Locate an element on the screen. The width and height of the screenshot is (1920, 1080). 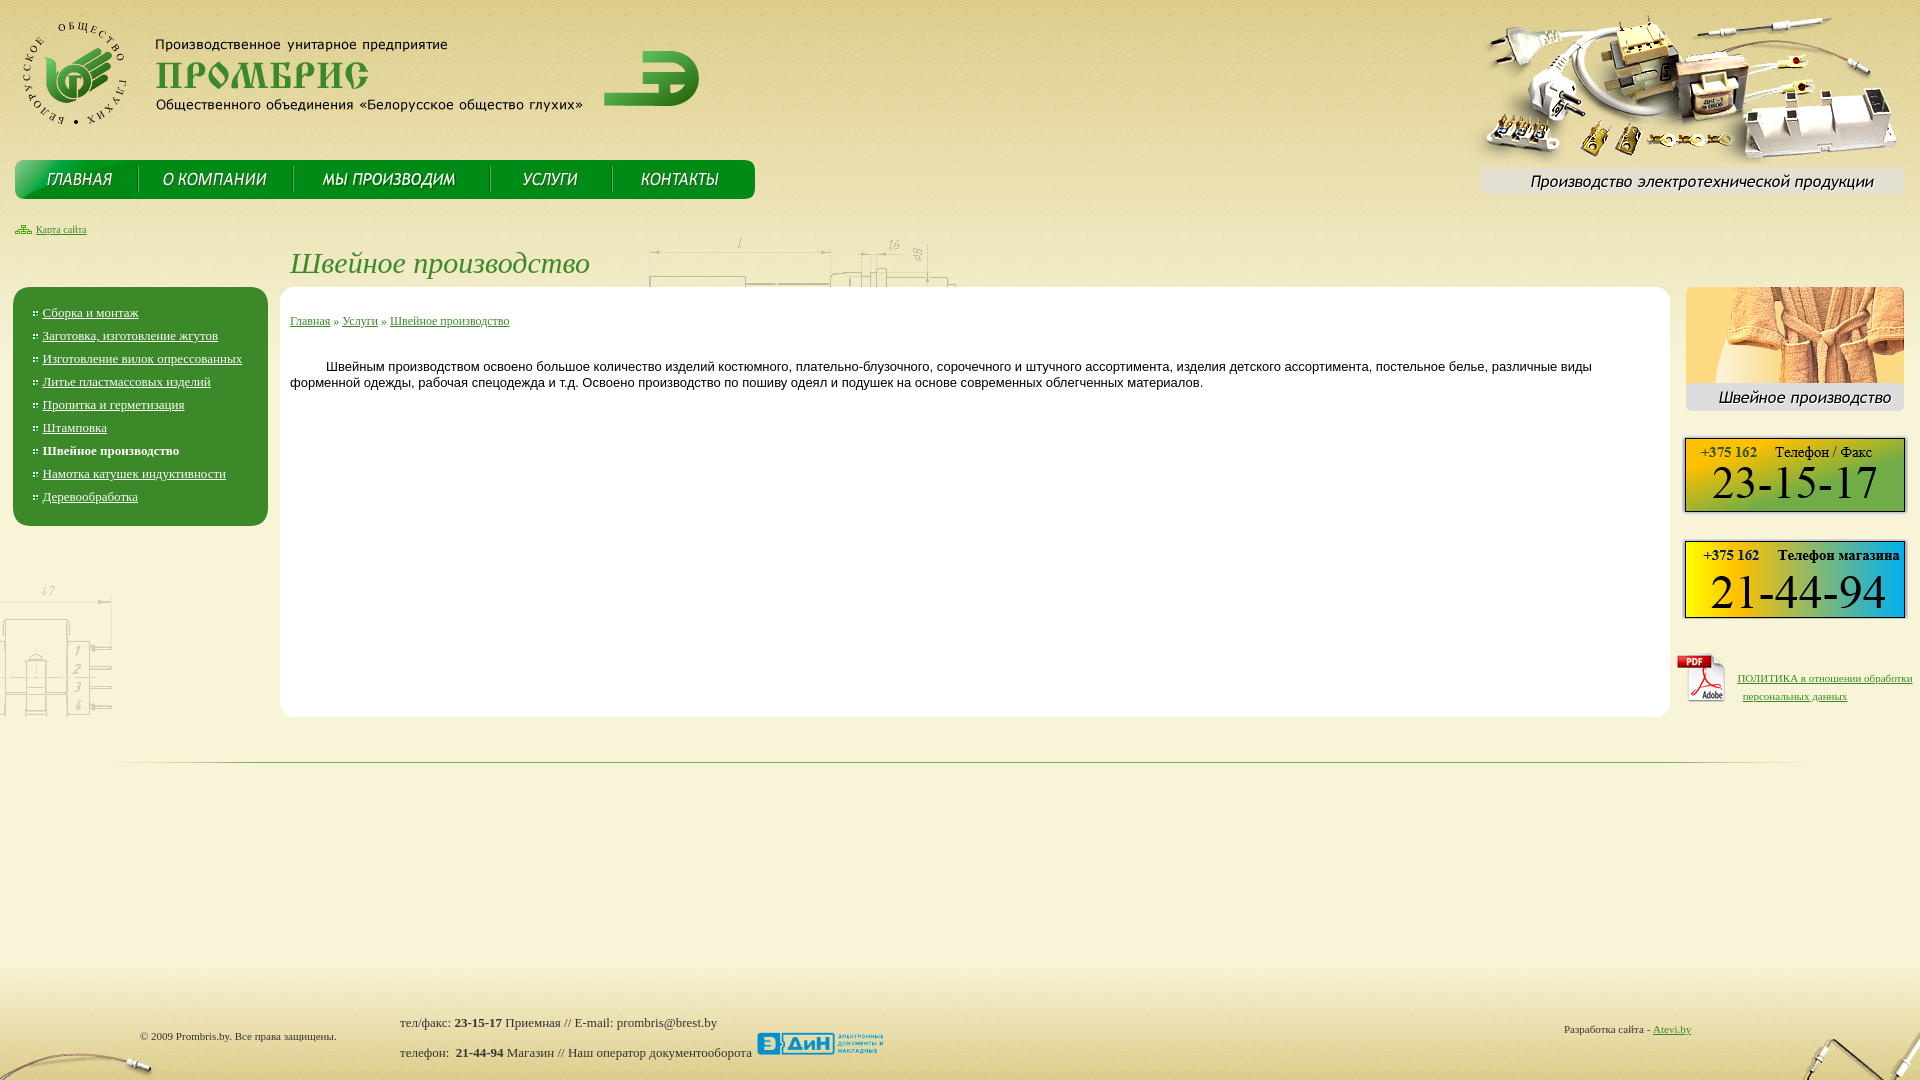
'Atevi.by' is located at coordinates (1652, 1029).